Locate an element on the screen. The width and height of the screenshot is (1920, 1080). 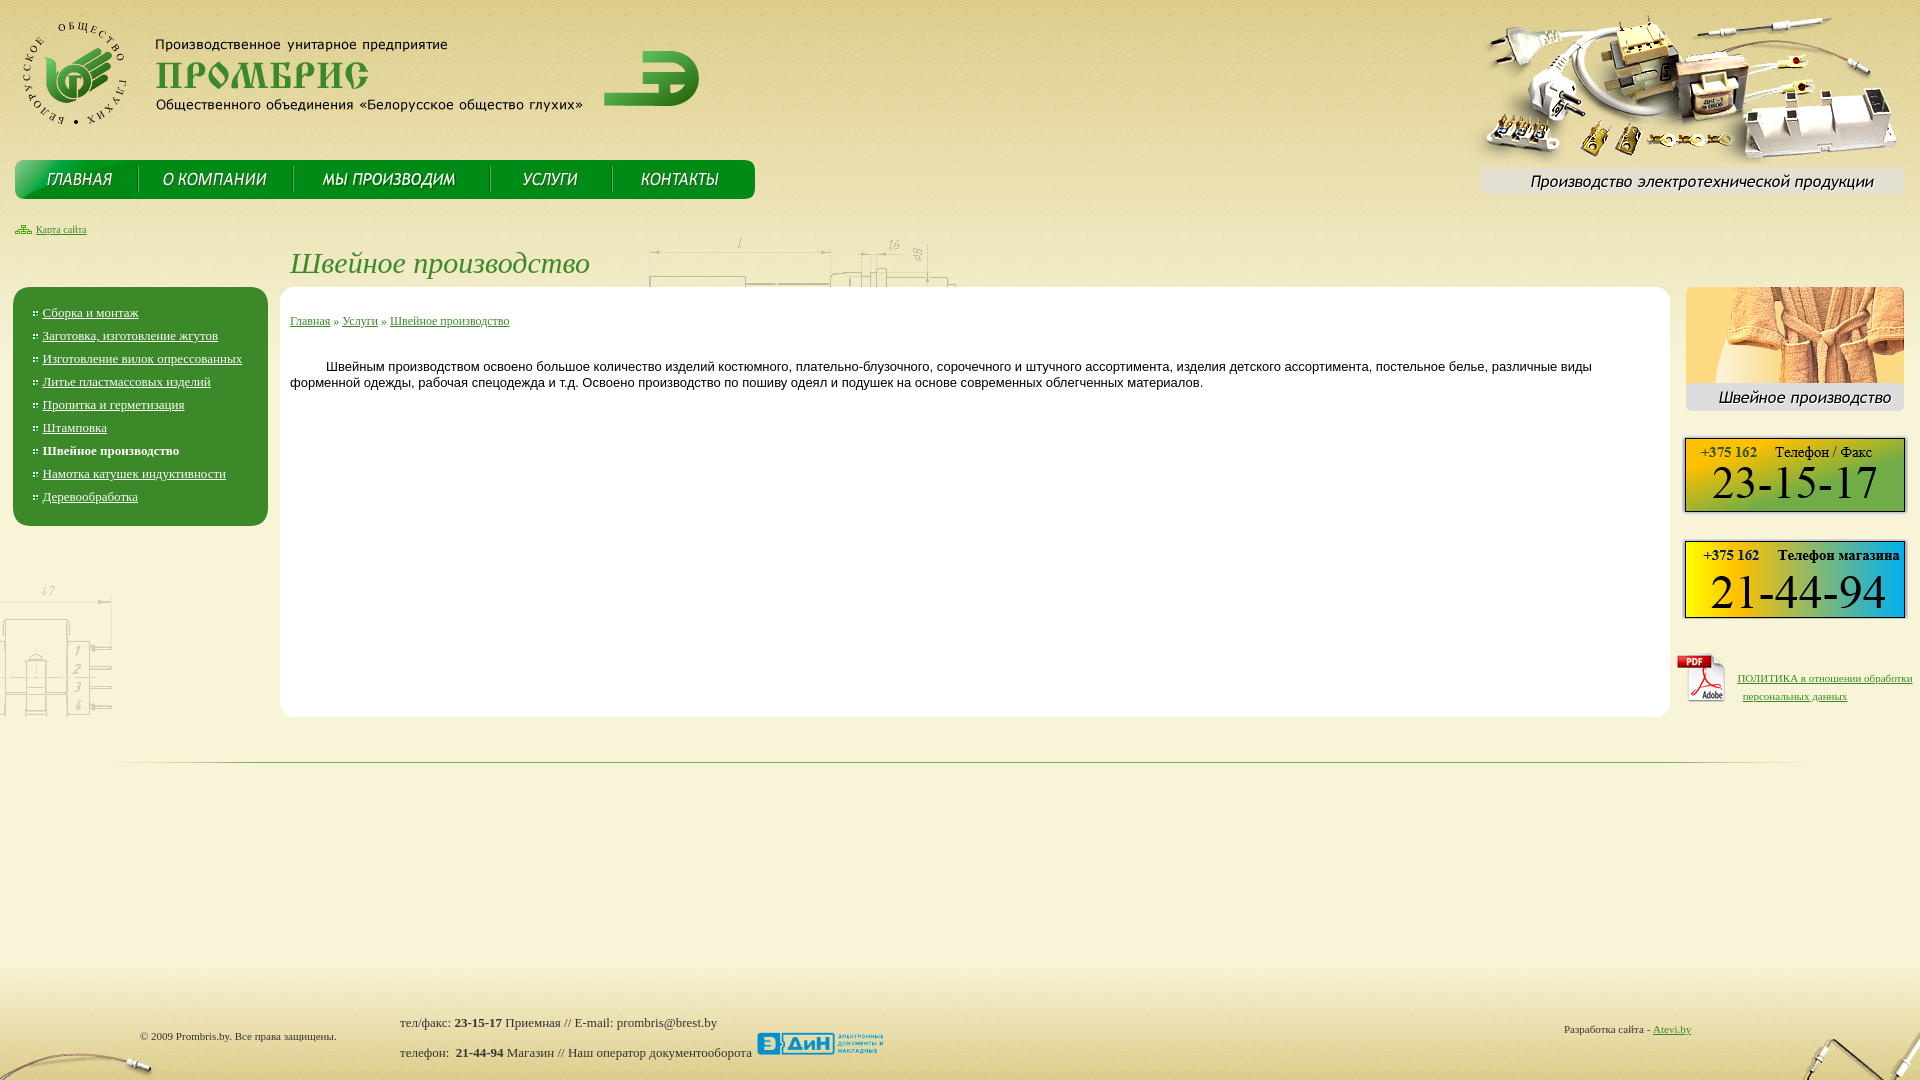
'Atevi.by' is located at coordinates (1652, 1029).